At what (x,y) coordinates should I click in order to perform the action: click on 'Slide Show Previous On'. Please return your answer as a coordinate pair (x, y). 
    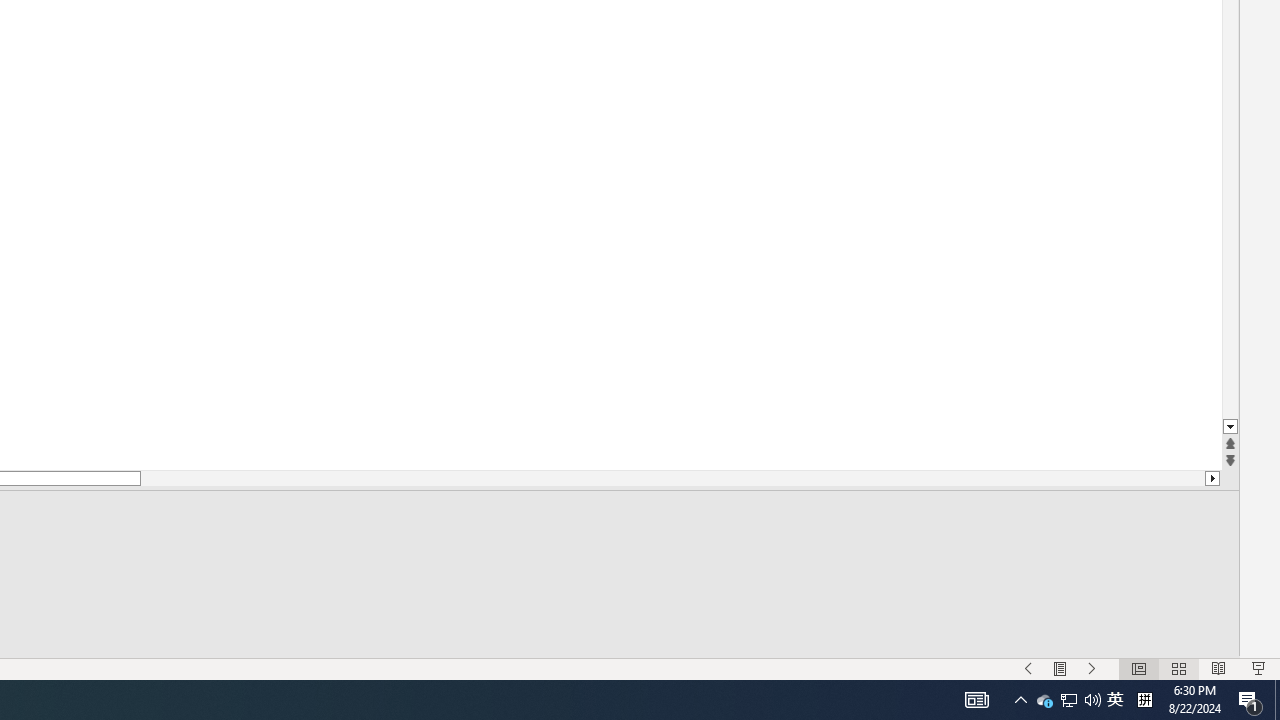
    Looking at the image, I should click on (1028, 669).